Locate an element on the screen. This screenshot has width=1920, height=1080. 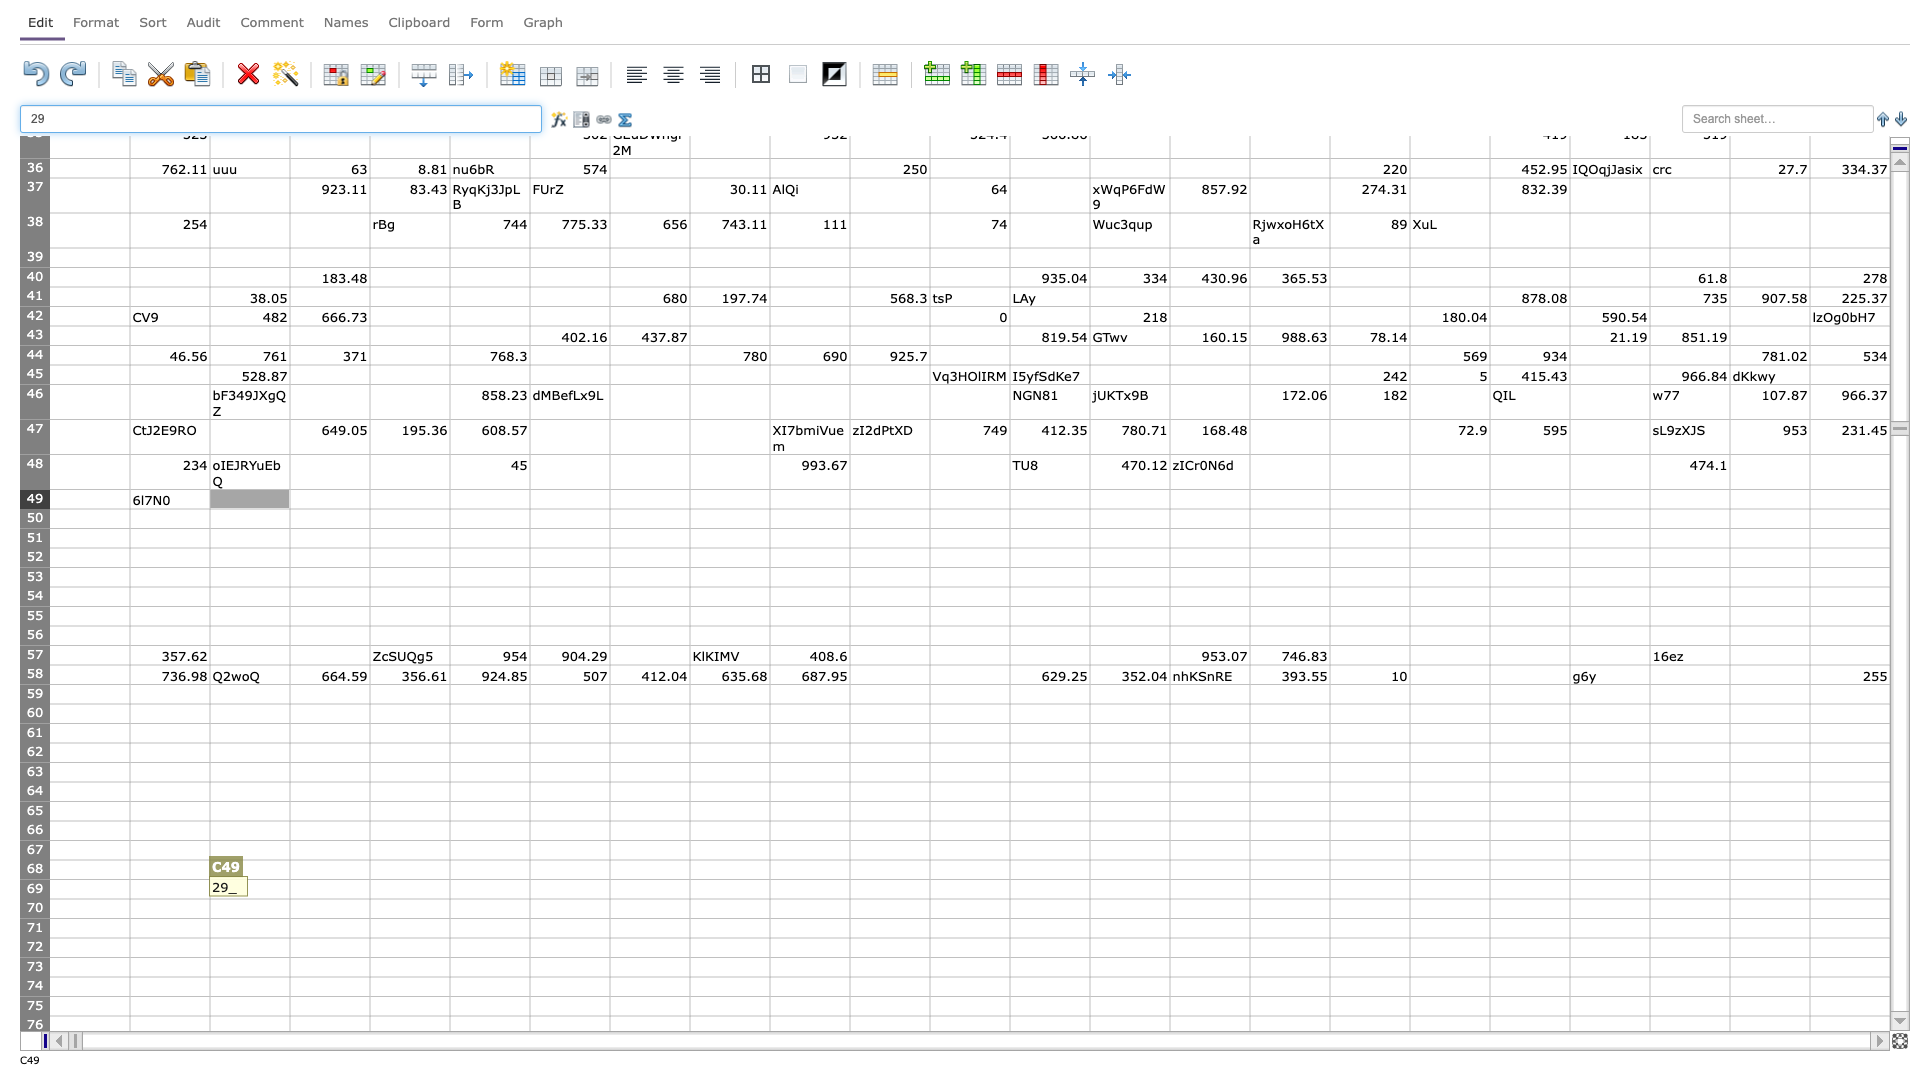
Fill handle of cell F-69 is located at coordinates (529, 897).